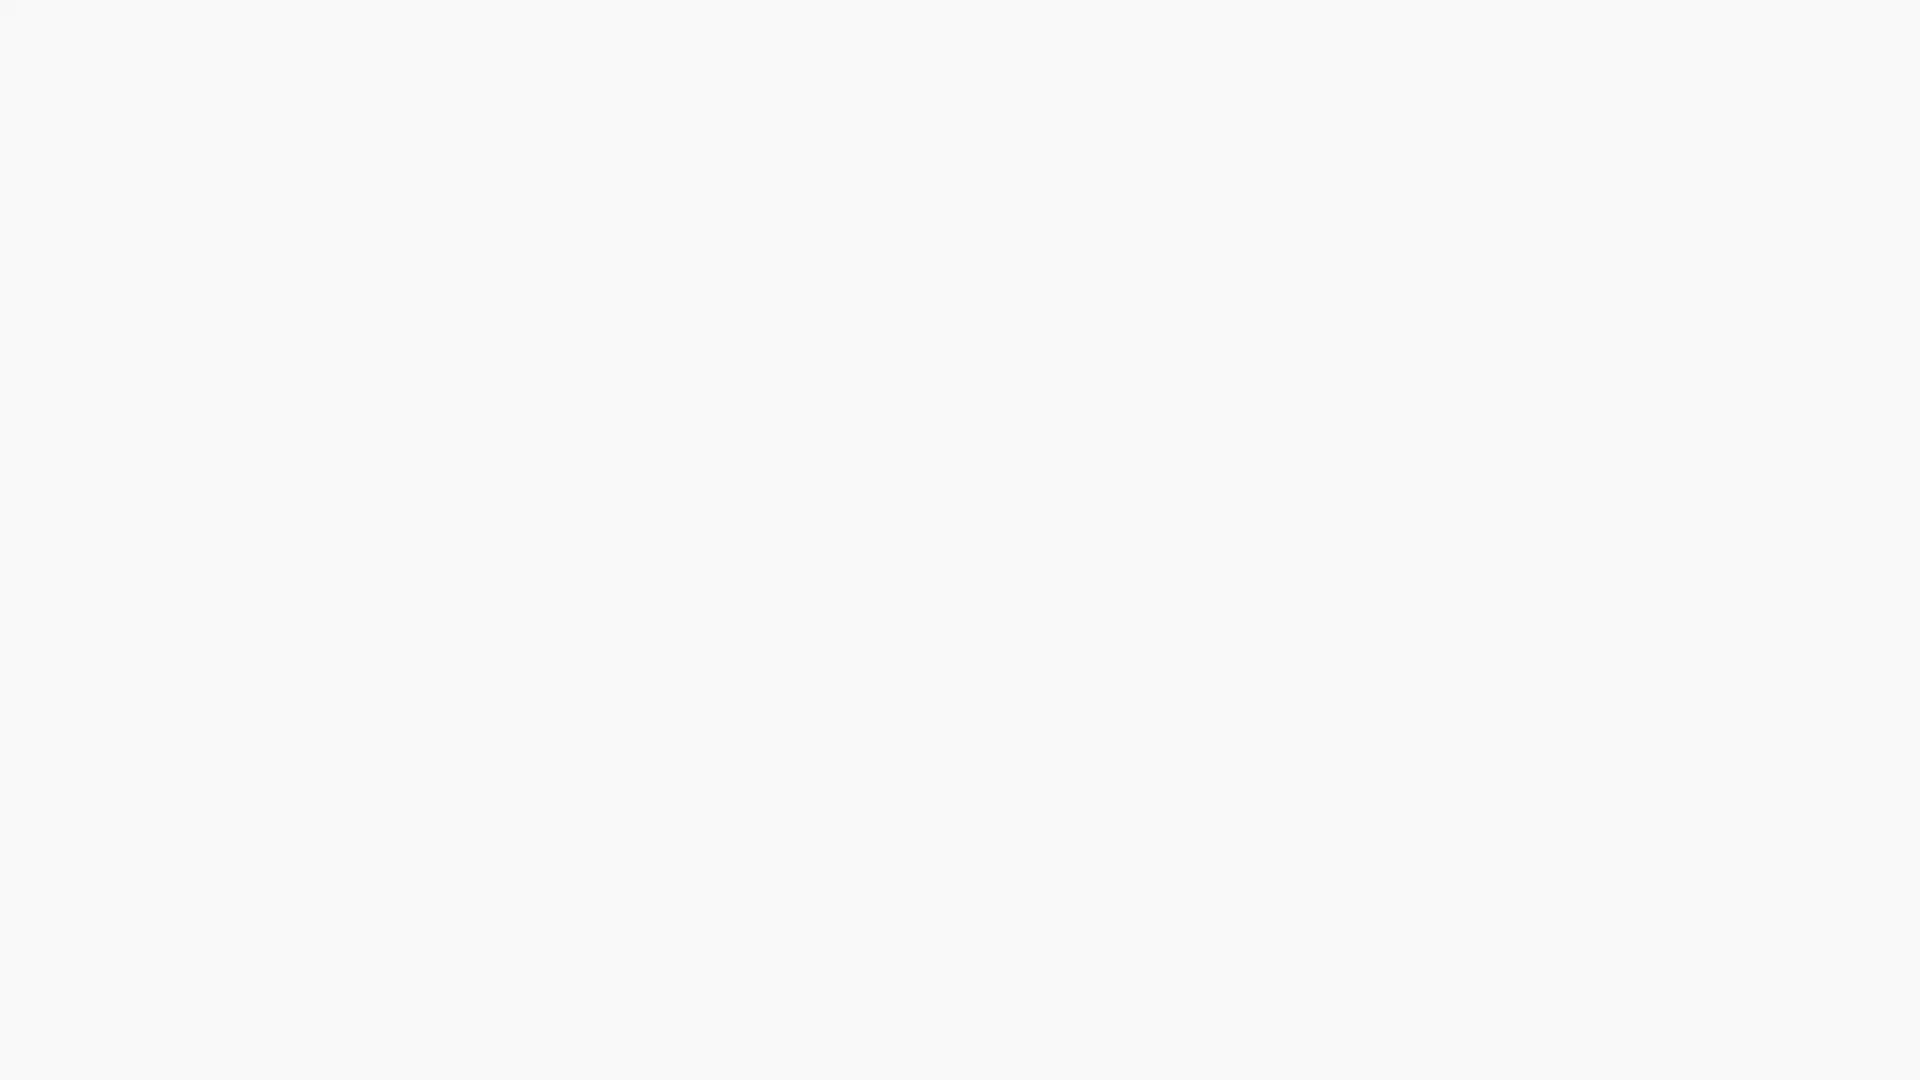 This screenshot has height=1080, width=1920. Describe the element at coordinates (1002, 731) in the screenshot. I see `+` at that location.